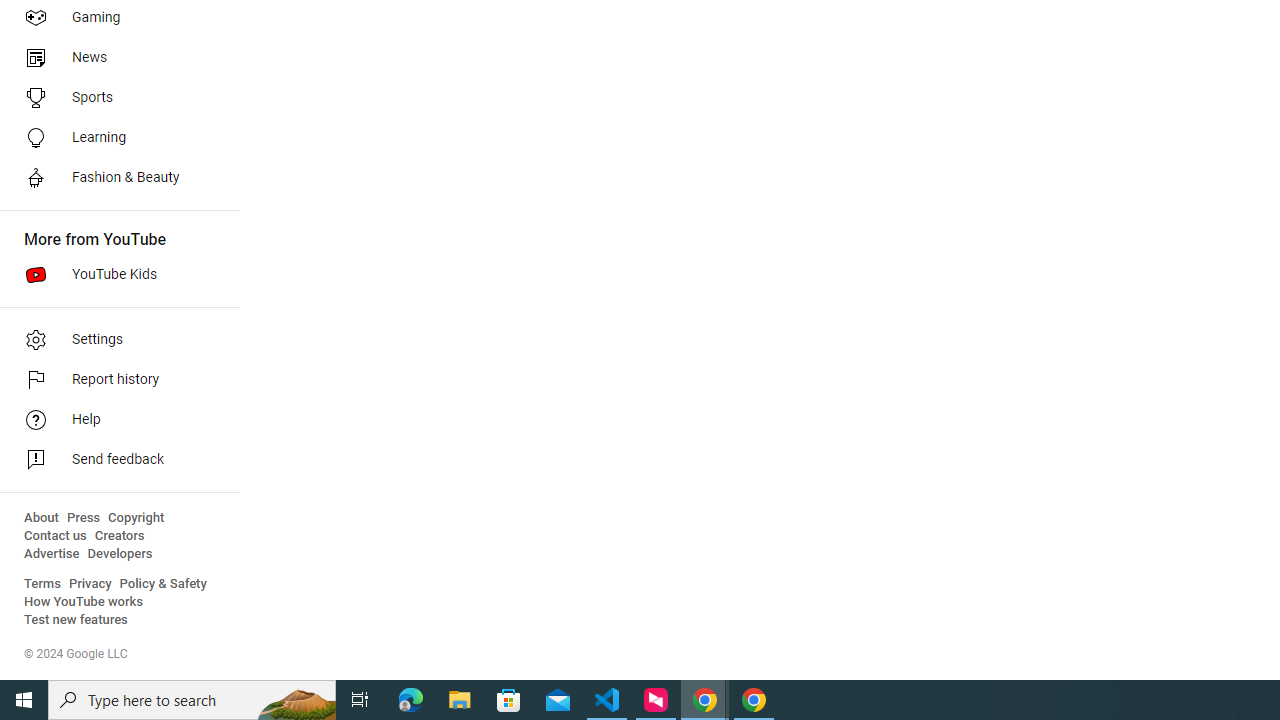 This screenshot has height=720, width=1280. Describe the element at coordinates (135, 517) in the screenshot. I see `'Copyright'` at that location.